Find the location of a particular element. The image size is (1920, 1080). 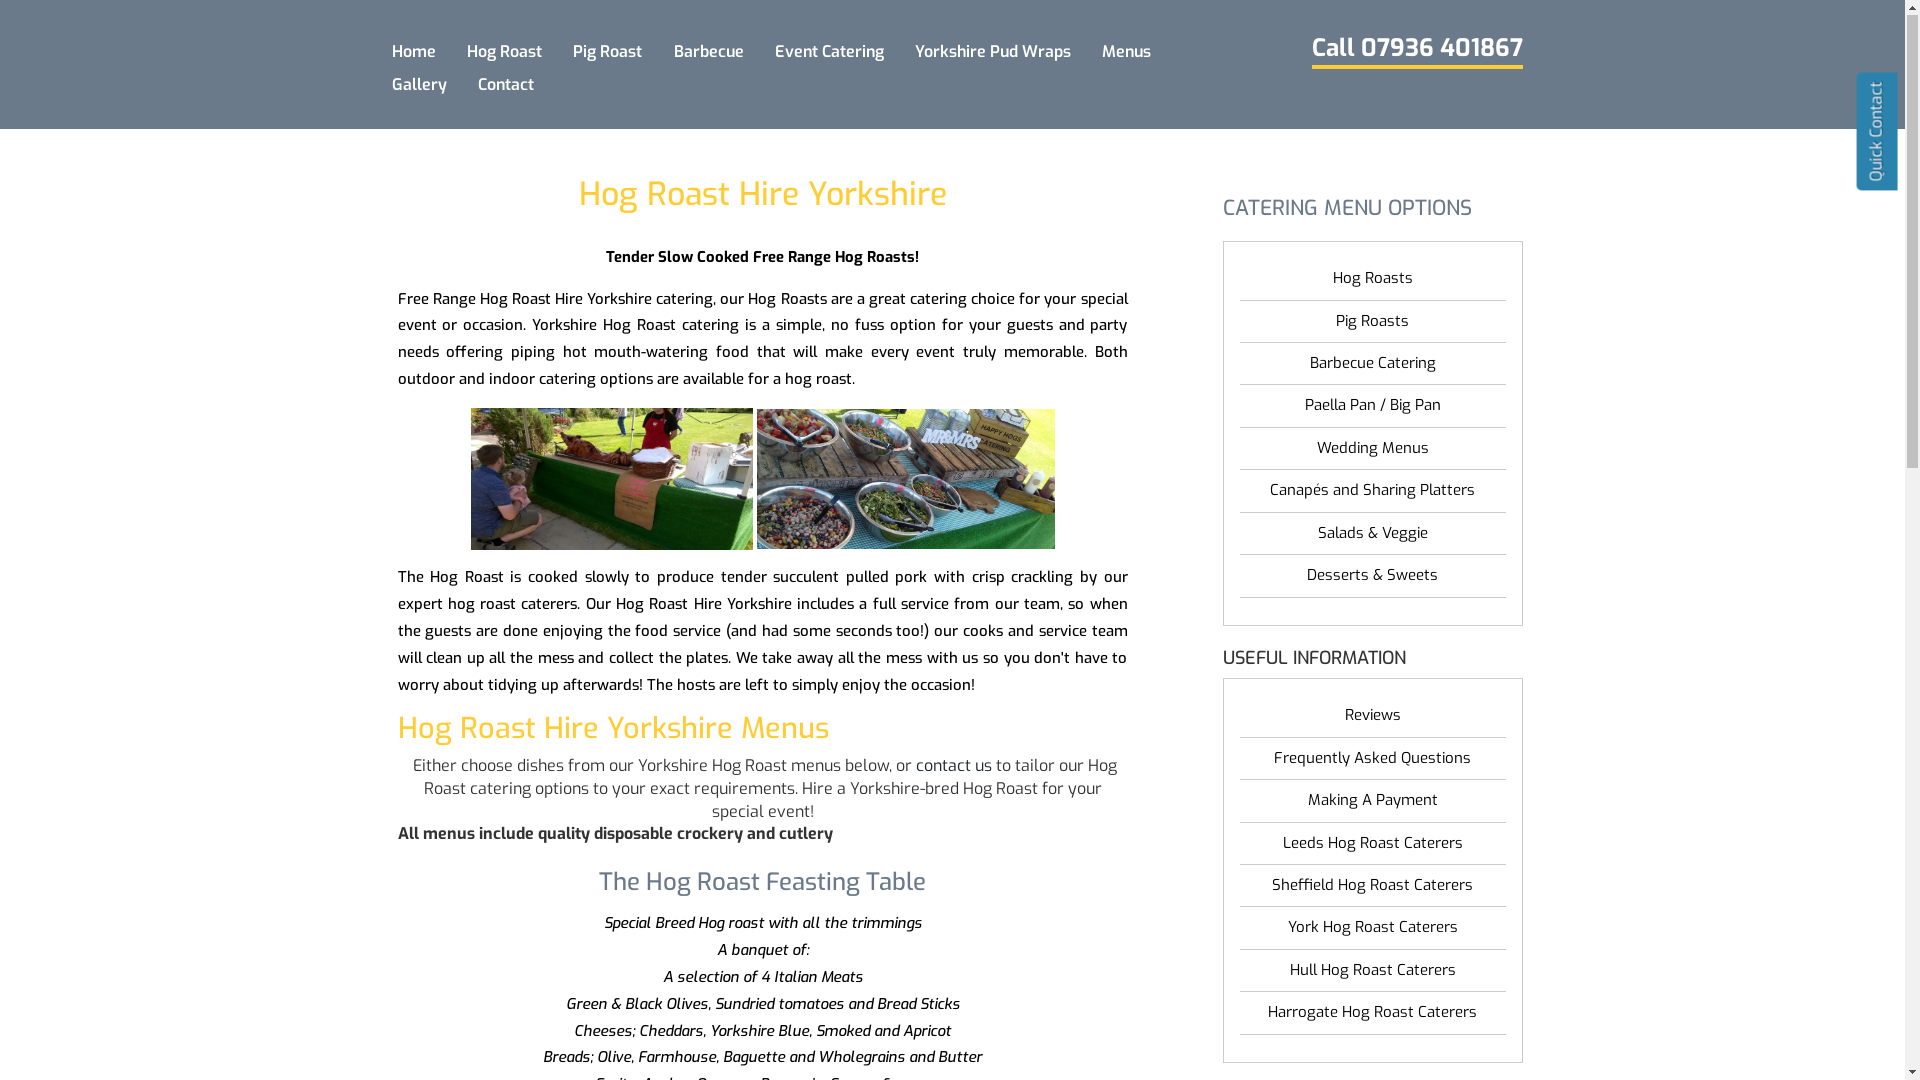

'Yorkshire Pud Wraps' is located at coordinates (992, 51).